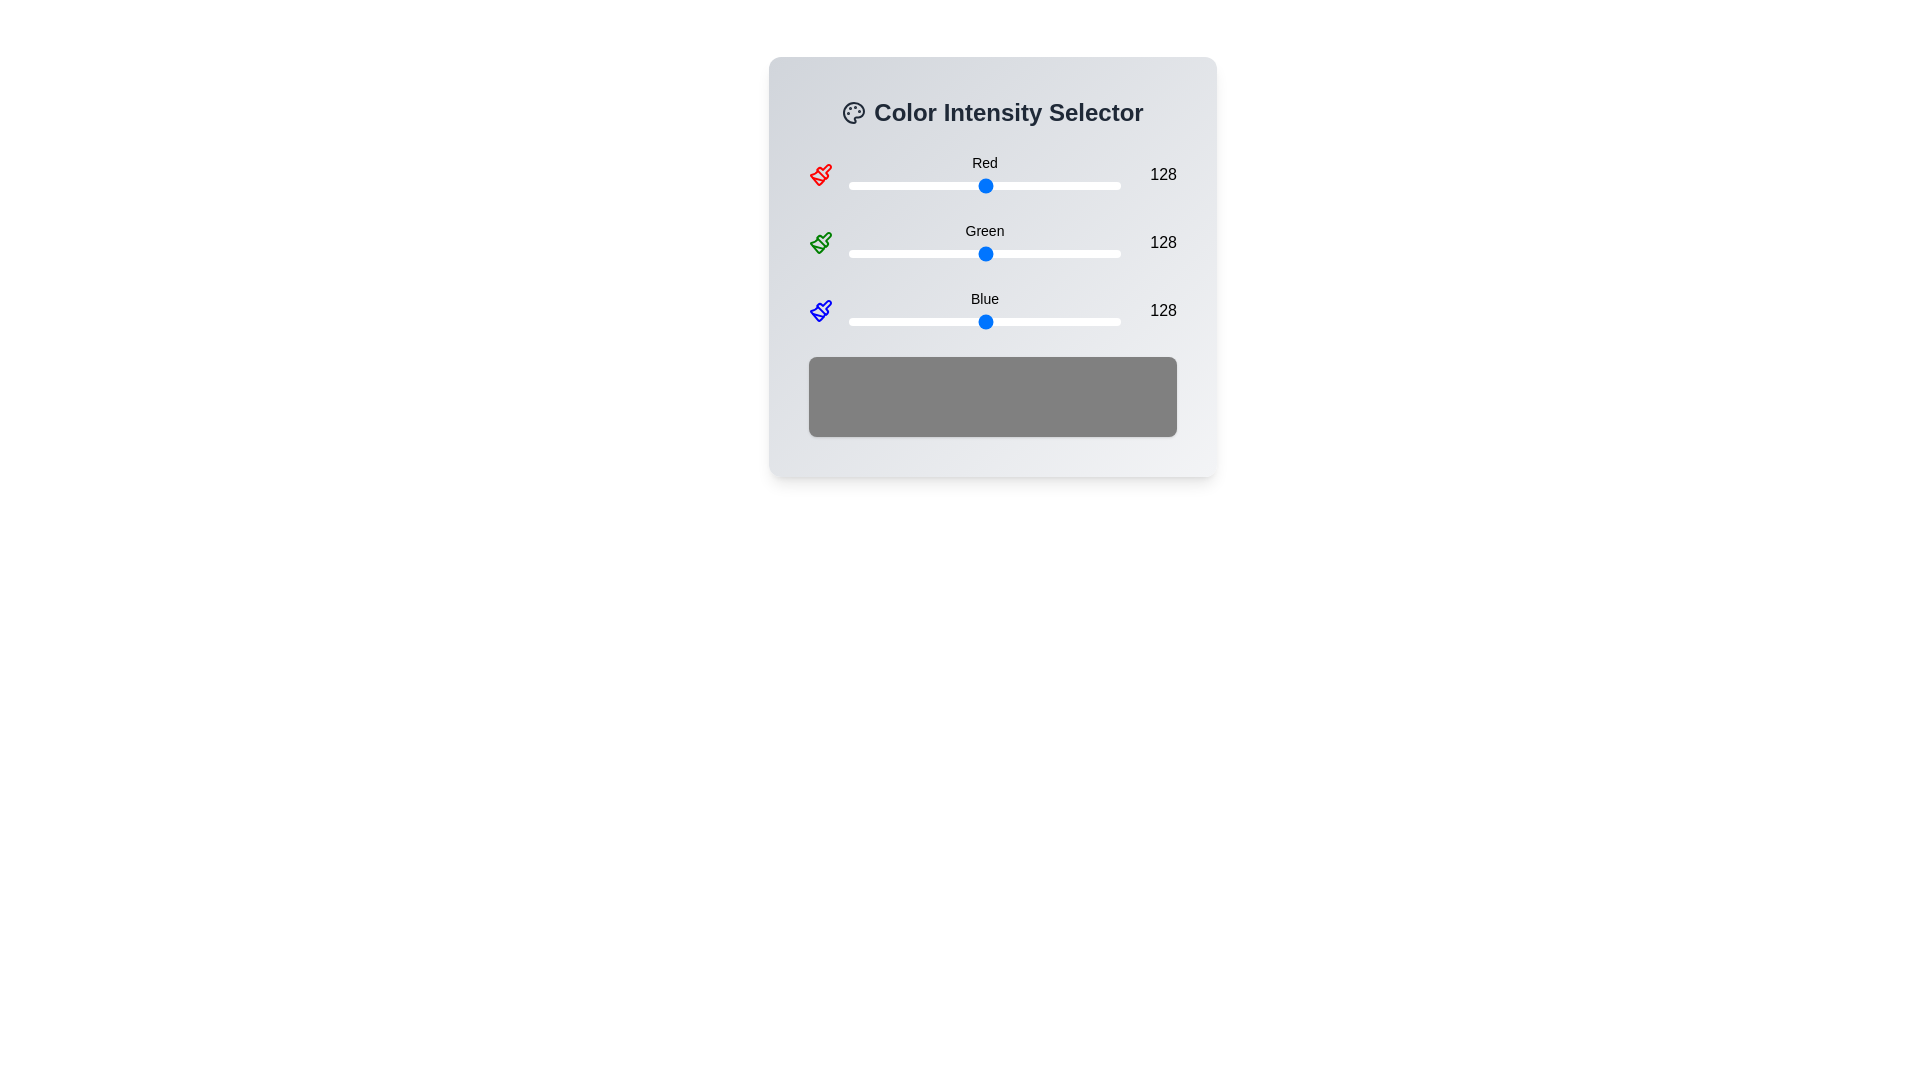 Image resolution: width=1920 pixels, height=1080 pixels. I want to click on the green color intensity, so click(1069, 253).